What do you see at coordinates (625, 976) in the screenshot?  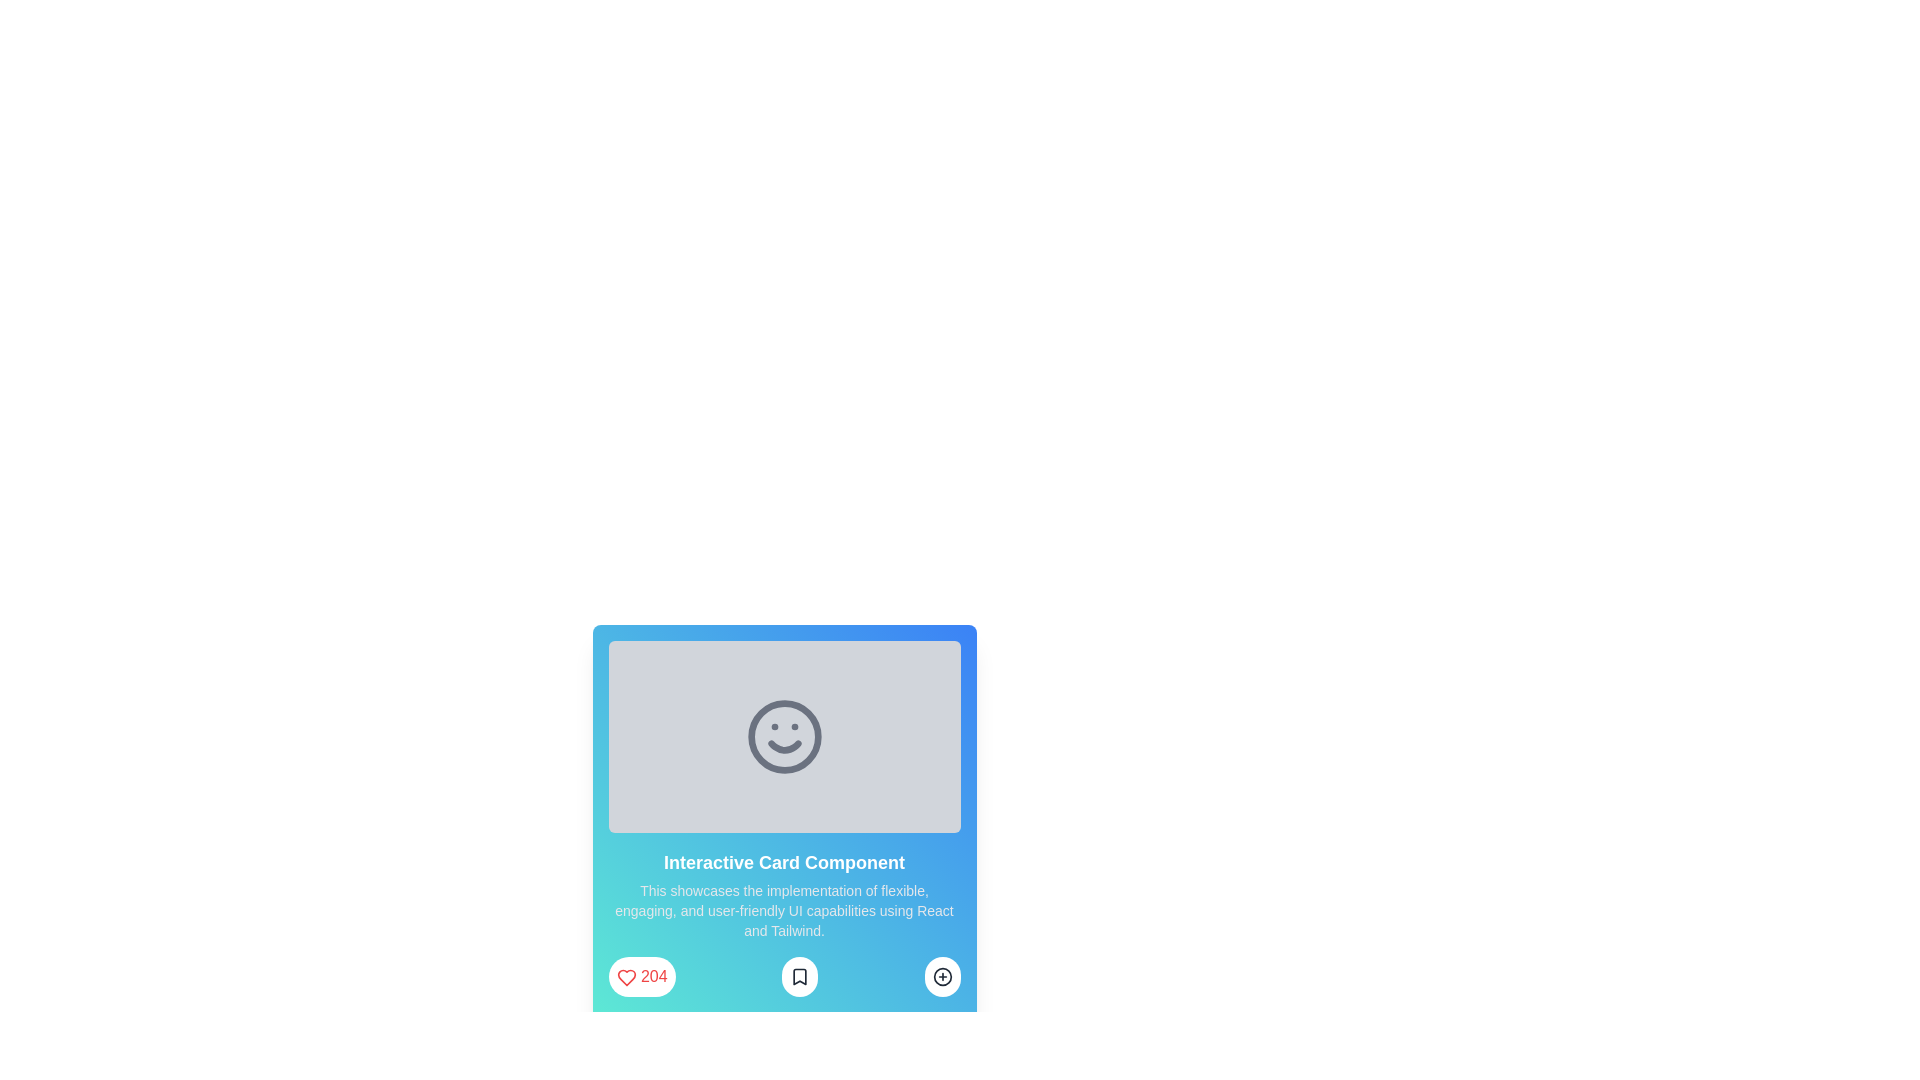 I see `the heart-shaped icon with a hollow, outlined design located in the bottom-left area of the interactive card UI component` at bounding box center [625, 976].